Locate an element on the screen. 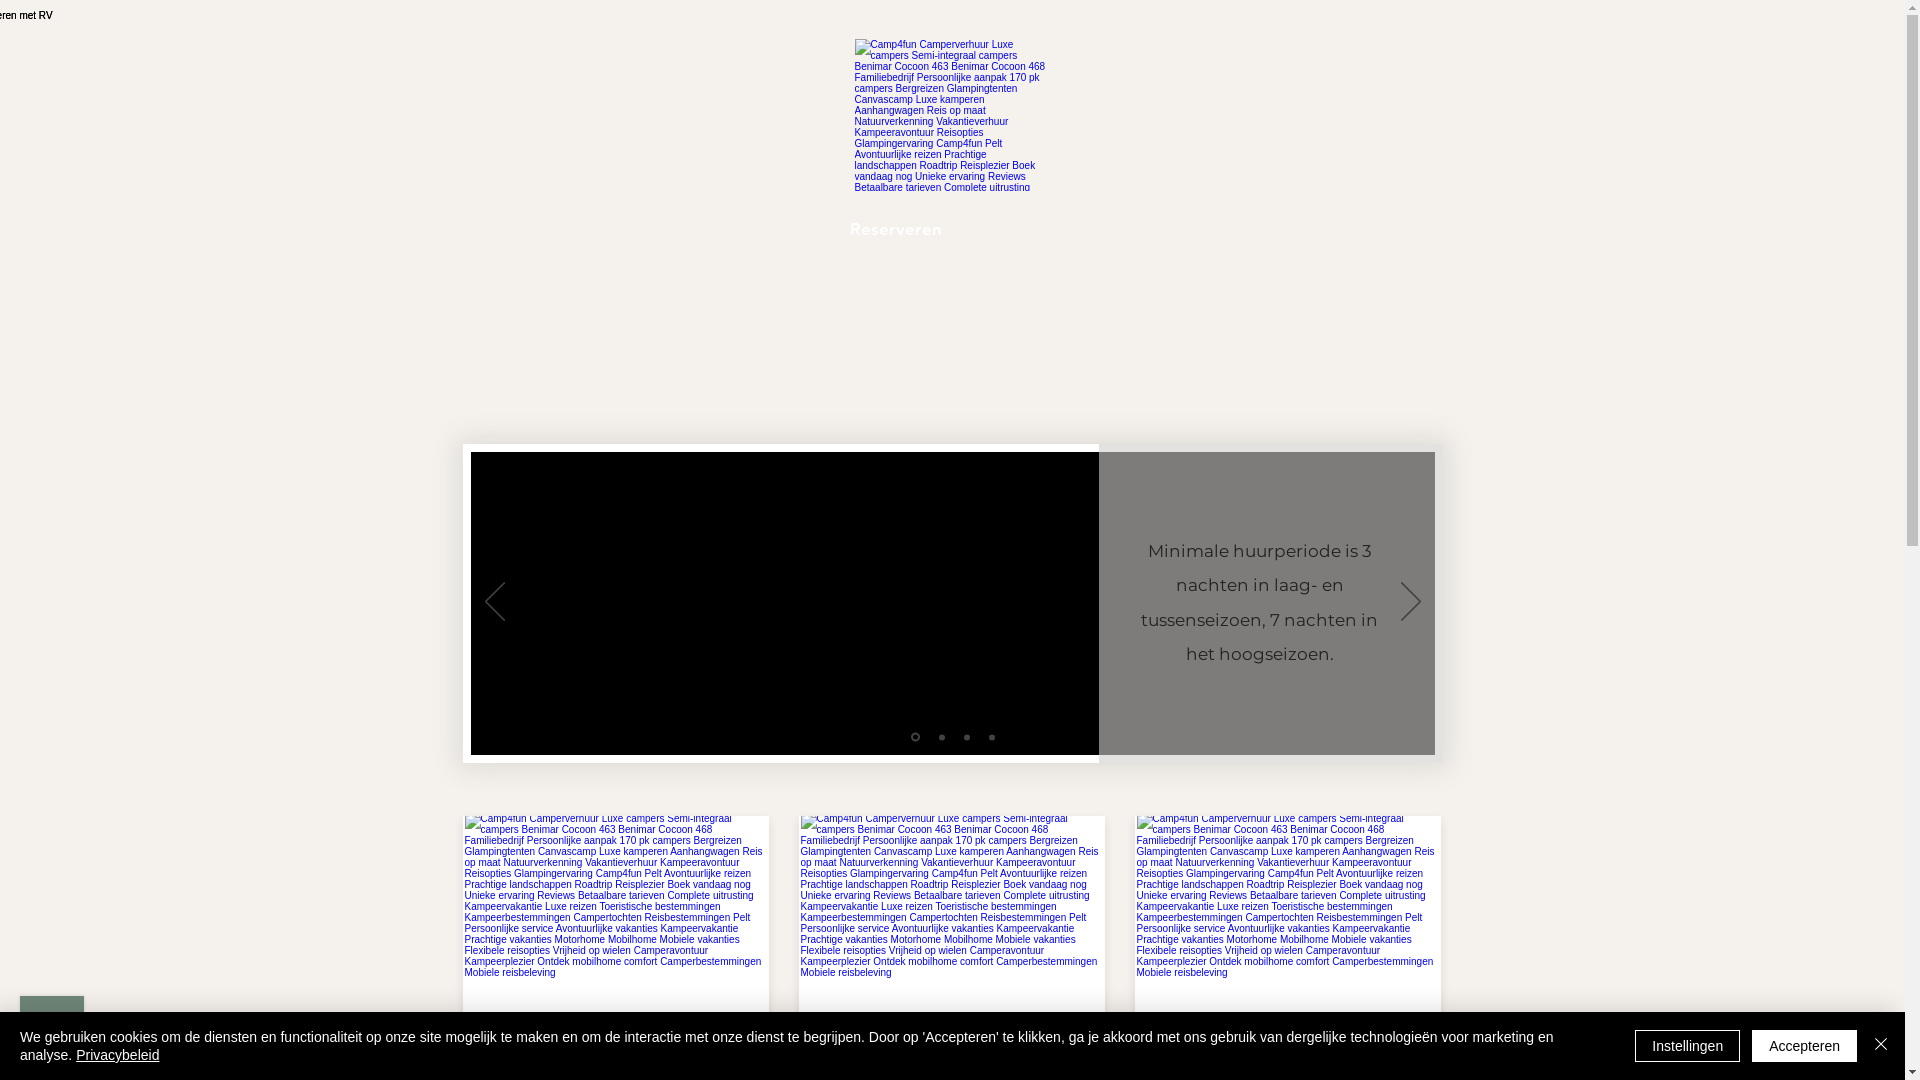 The image size is (1920, 1080). 'Campers' is located at coordinates (694, 227).